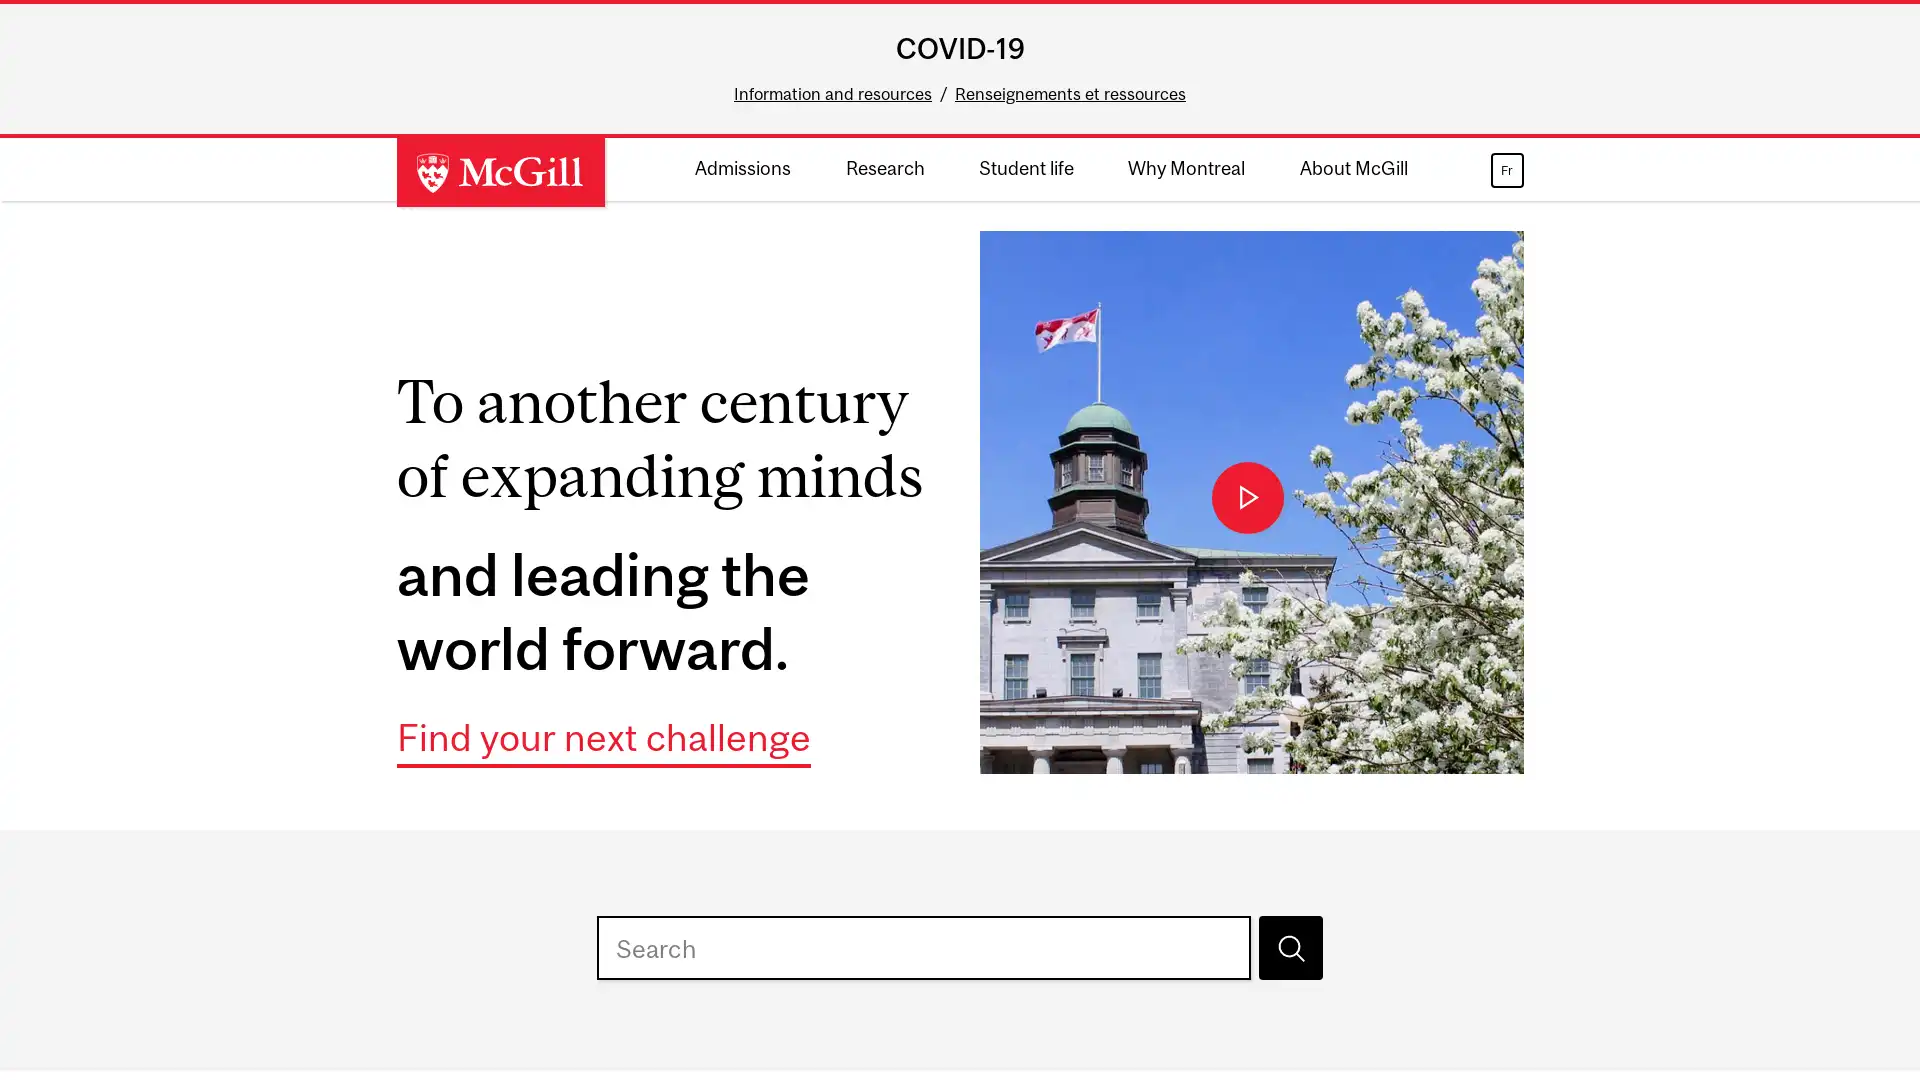  Describe the element at coordinates (883, 167) in the screenshot. I see `Research` at that location.